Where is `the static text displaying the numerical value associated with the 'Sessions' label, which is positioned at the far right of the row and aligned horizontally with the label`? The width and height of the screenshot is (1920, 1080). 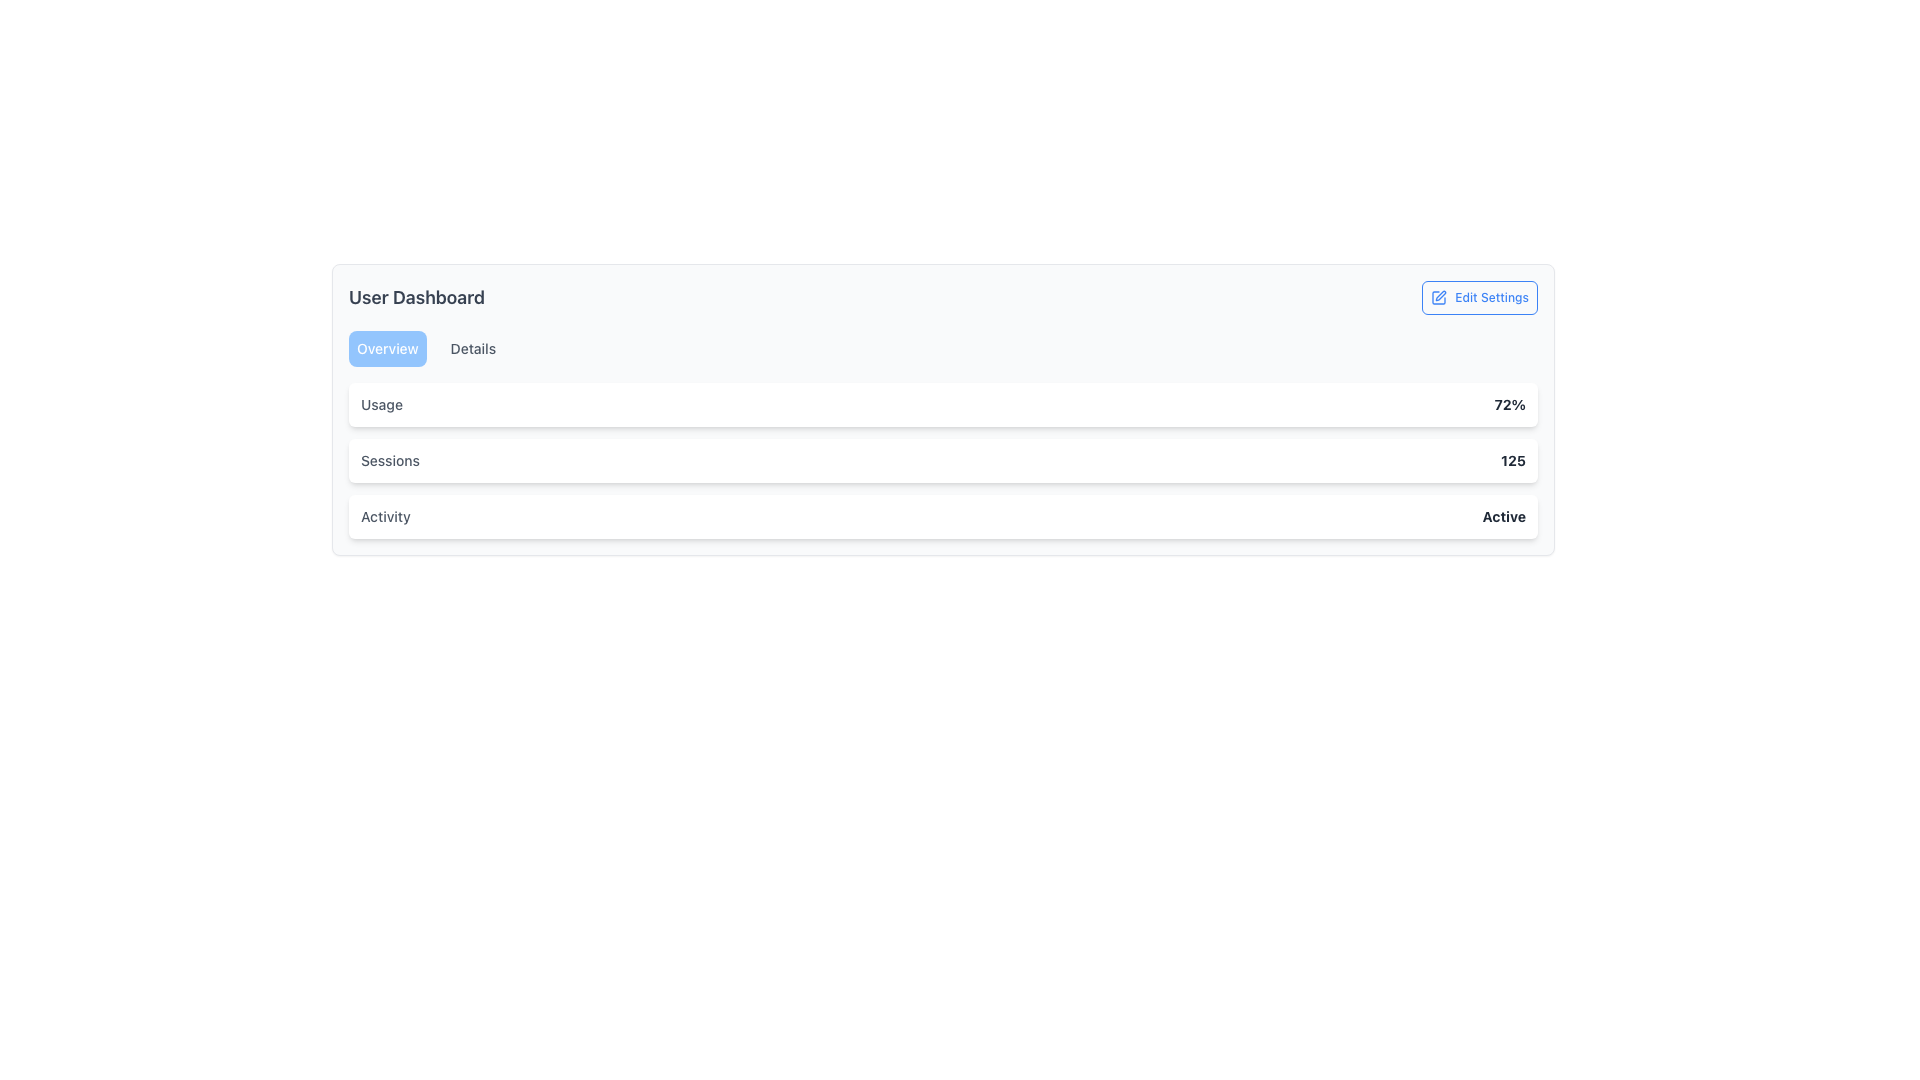 the static text displaying the numerical value associated with the 'Sessions' label, which is positioned at the far right of the row and aligned horizontally with the label is located at coordinates (1513, 461).